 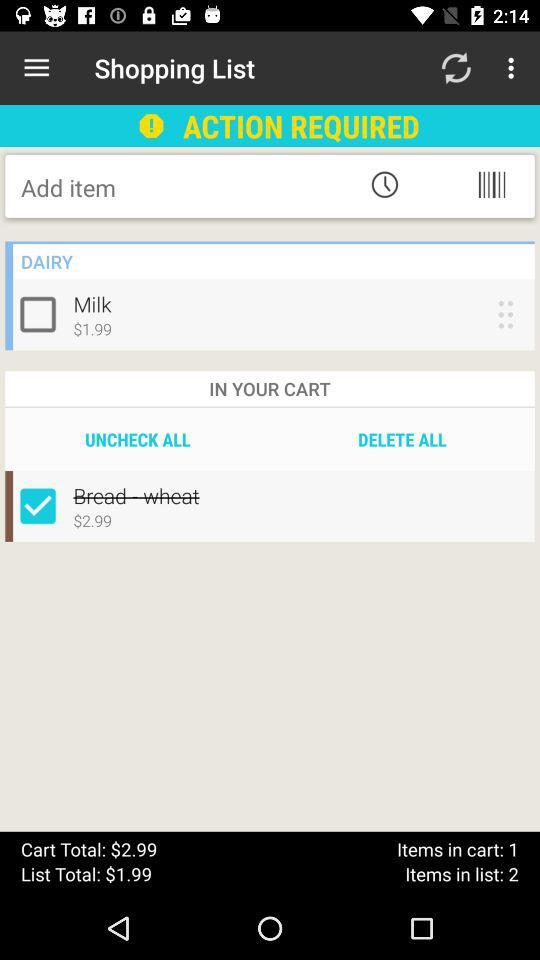 I want to click on the main menu, so click(x=490, y=184).